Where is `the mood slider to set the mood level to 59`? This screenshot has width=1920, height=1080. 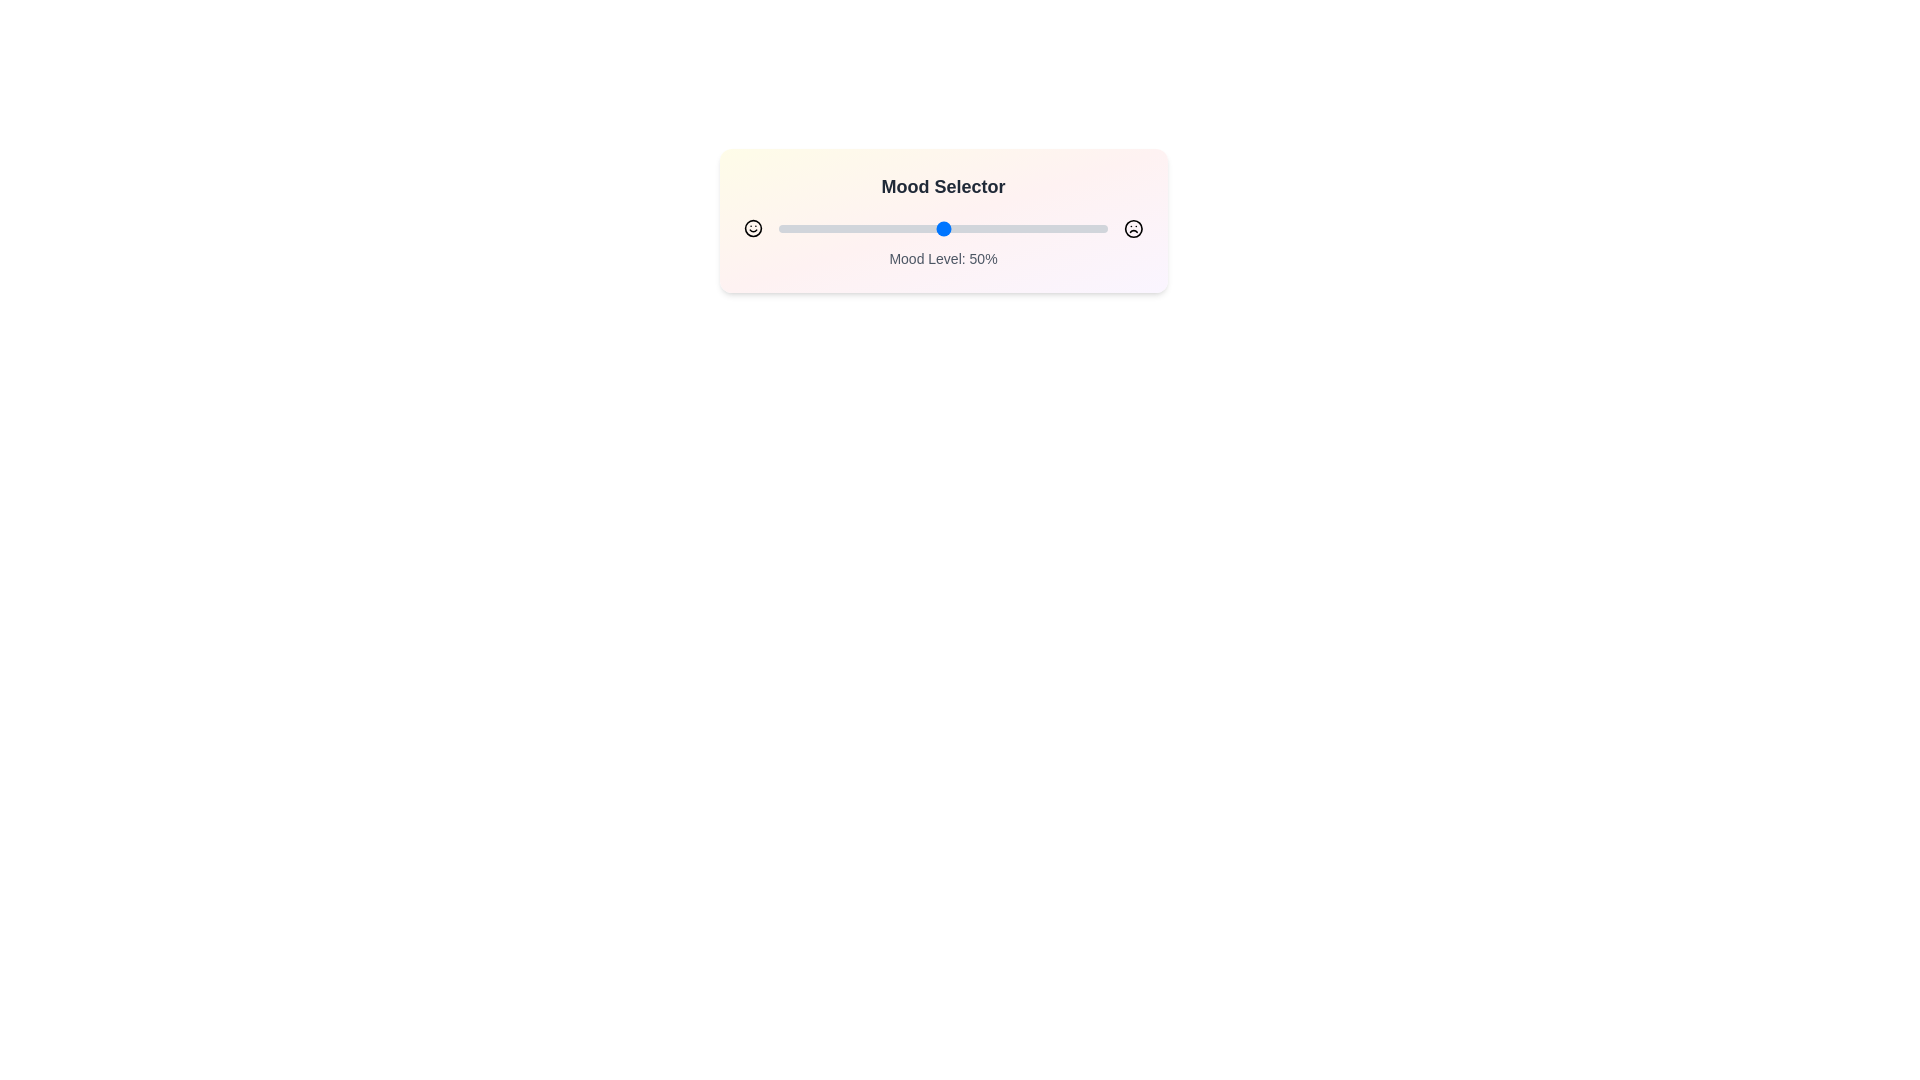
the mood slider to set the mood level to 59 is located at coordinates (973, 227).